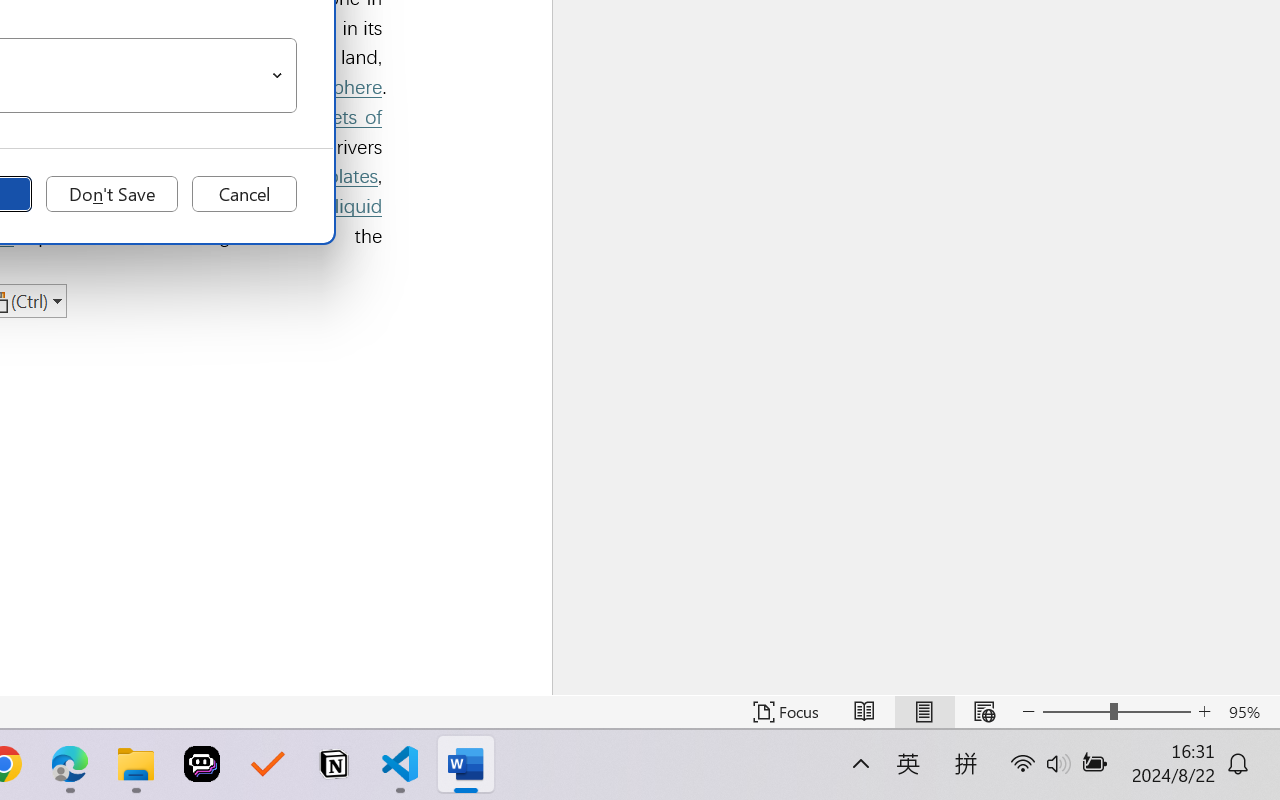 The image size is (1280, 800). Describe the element at coordinates (334, 764) in the screenshot. I see `'Notion'` at that location.